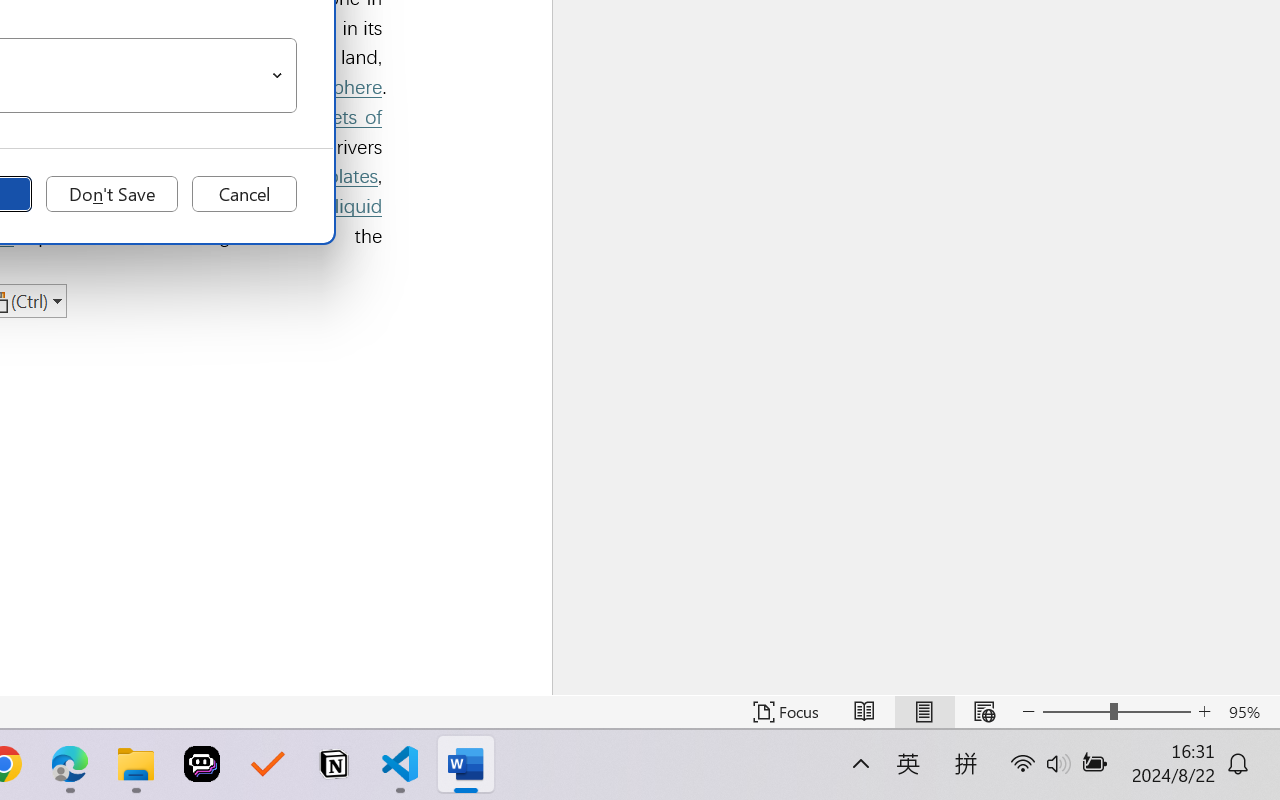 The image size is (1280, 800). Describe the element at coordinates (334, 764) in the screenshot. I see `'Notion'` at that location.